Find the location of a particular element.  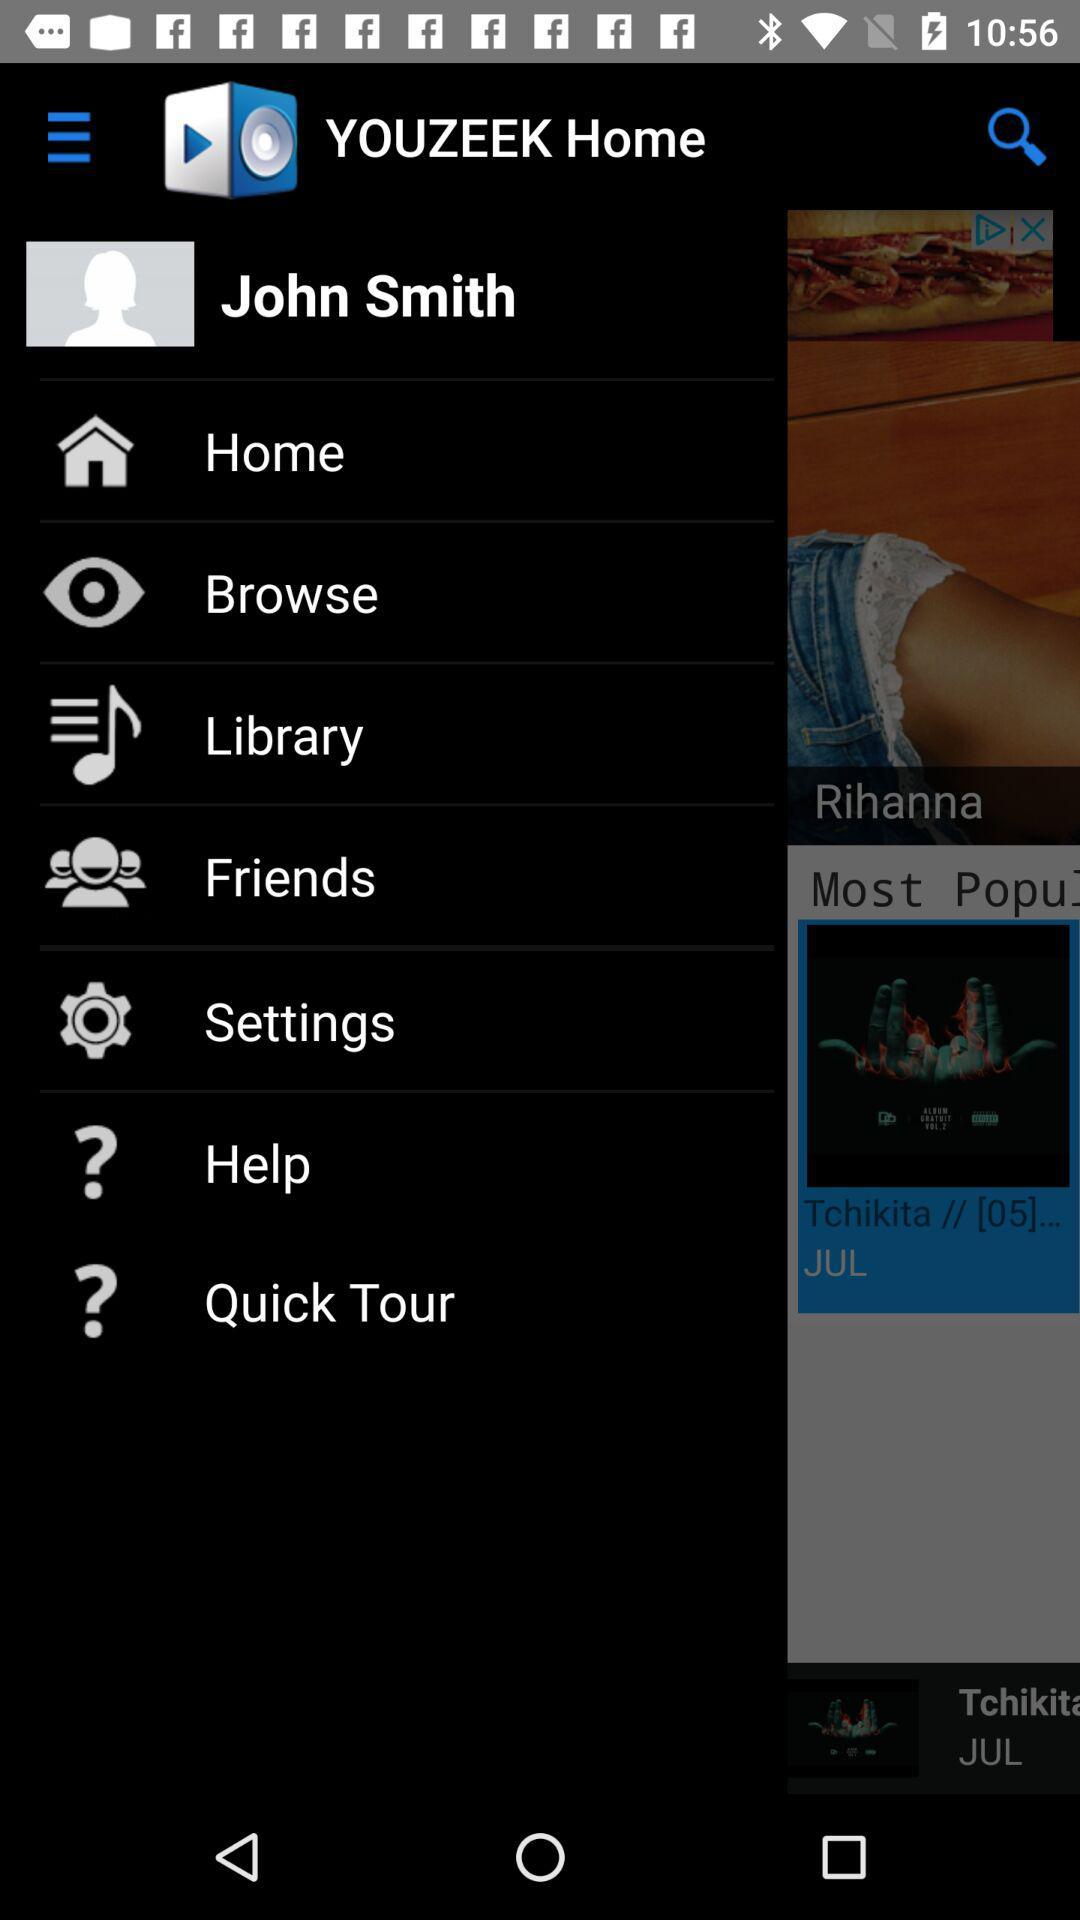

the icon below john smith item is located at coordinates (884, 806).